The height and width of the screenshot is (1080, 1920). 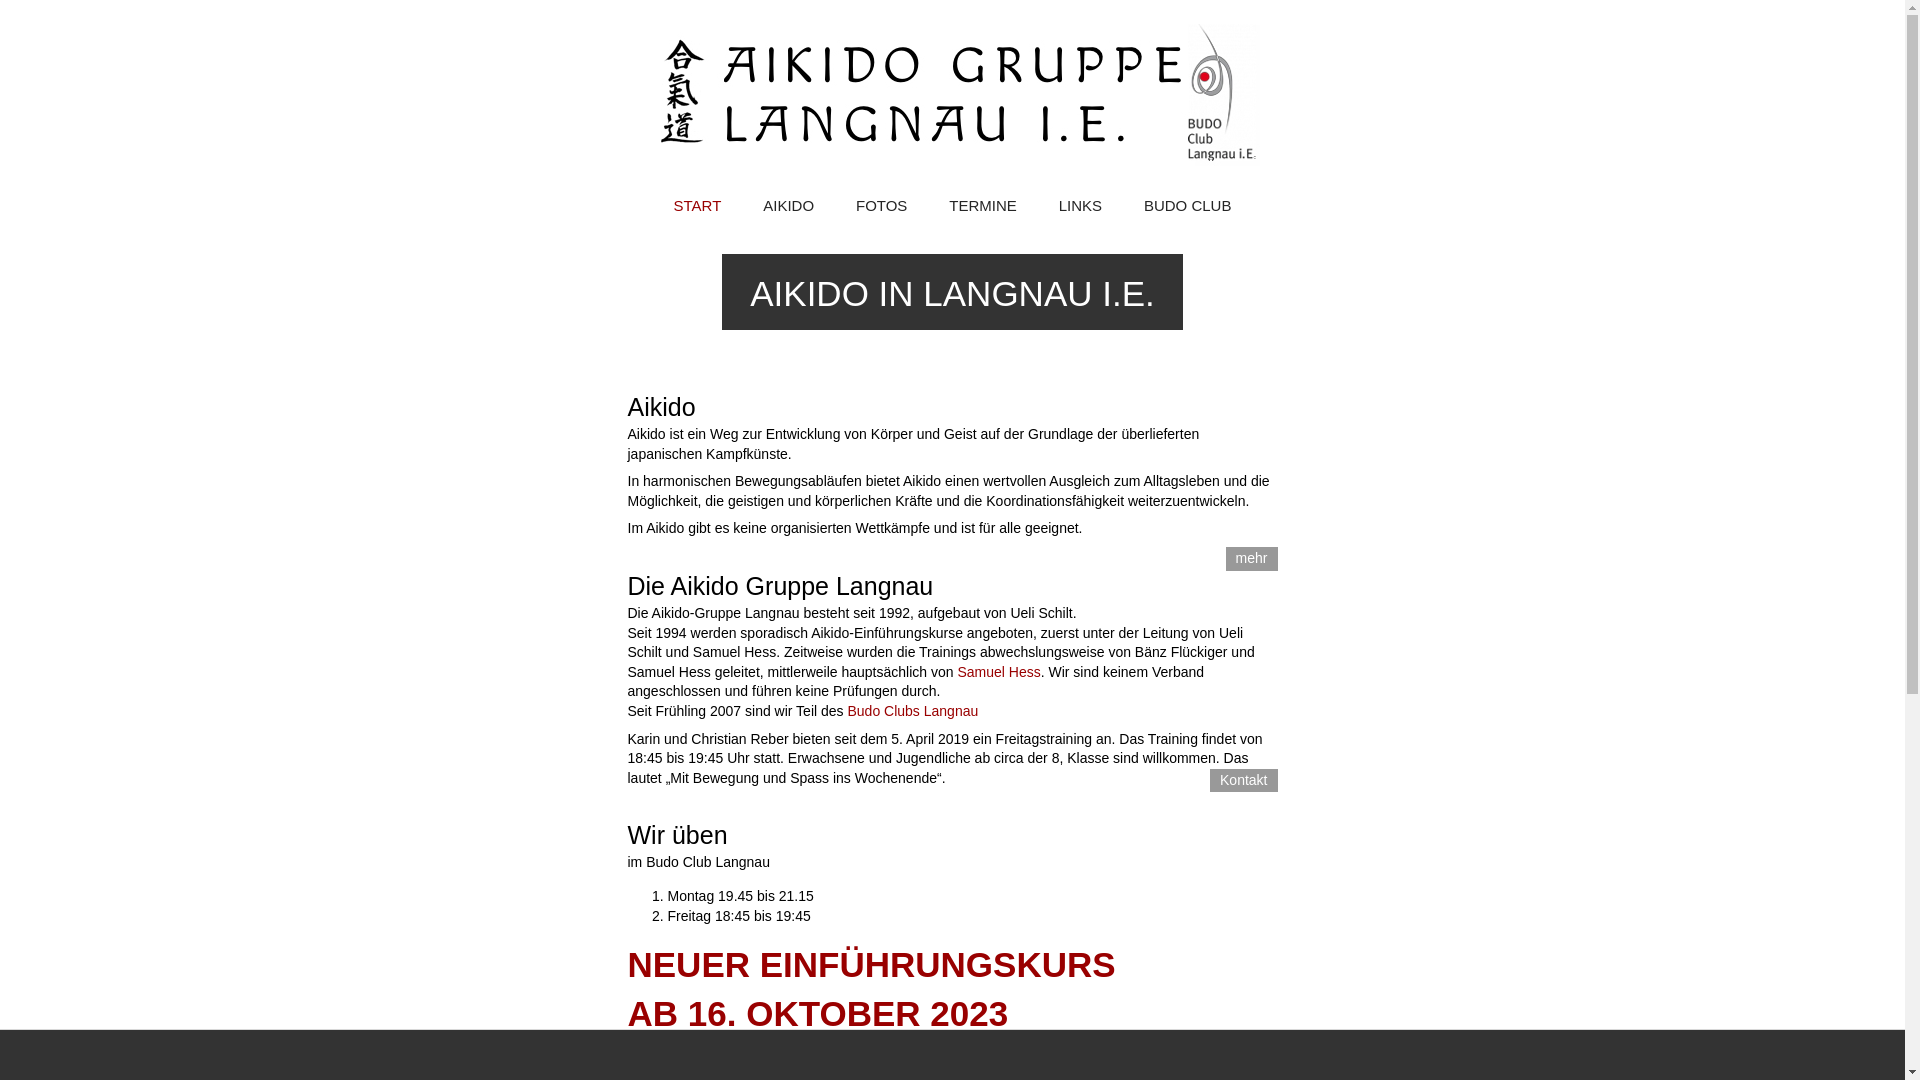 What do you see at coordinates (1079, 207) in the screenshot?
I see `'LINKS'` at bounding box center [1079, 207].